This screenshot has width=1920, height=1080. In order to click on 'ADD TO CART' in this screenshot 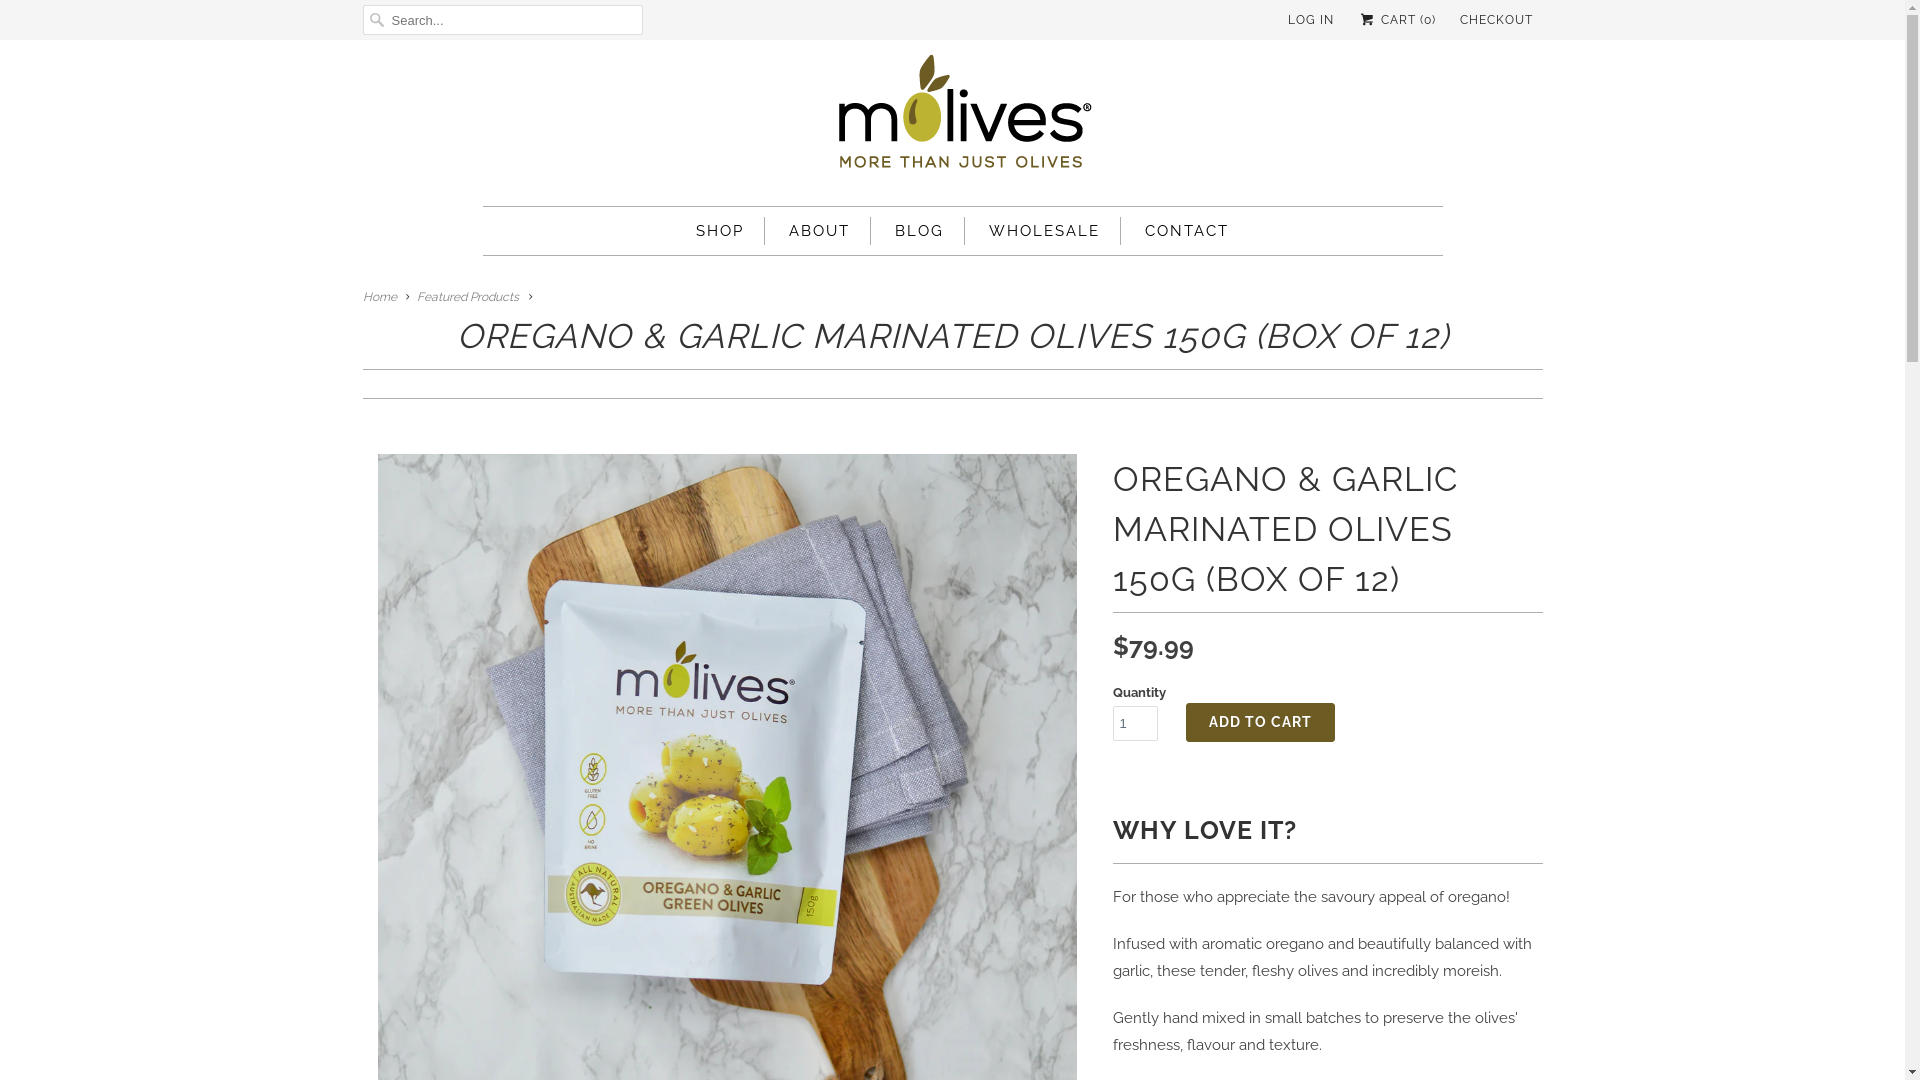, I will do `click(1259, 722)`.